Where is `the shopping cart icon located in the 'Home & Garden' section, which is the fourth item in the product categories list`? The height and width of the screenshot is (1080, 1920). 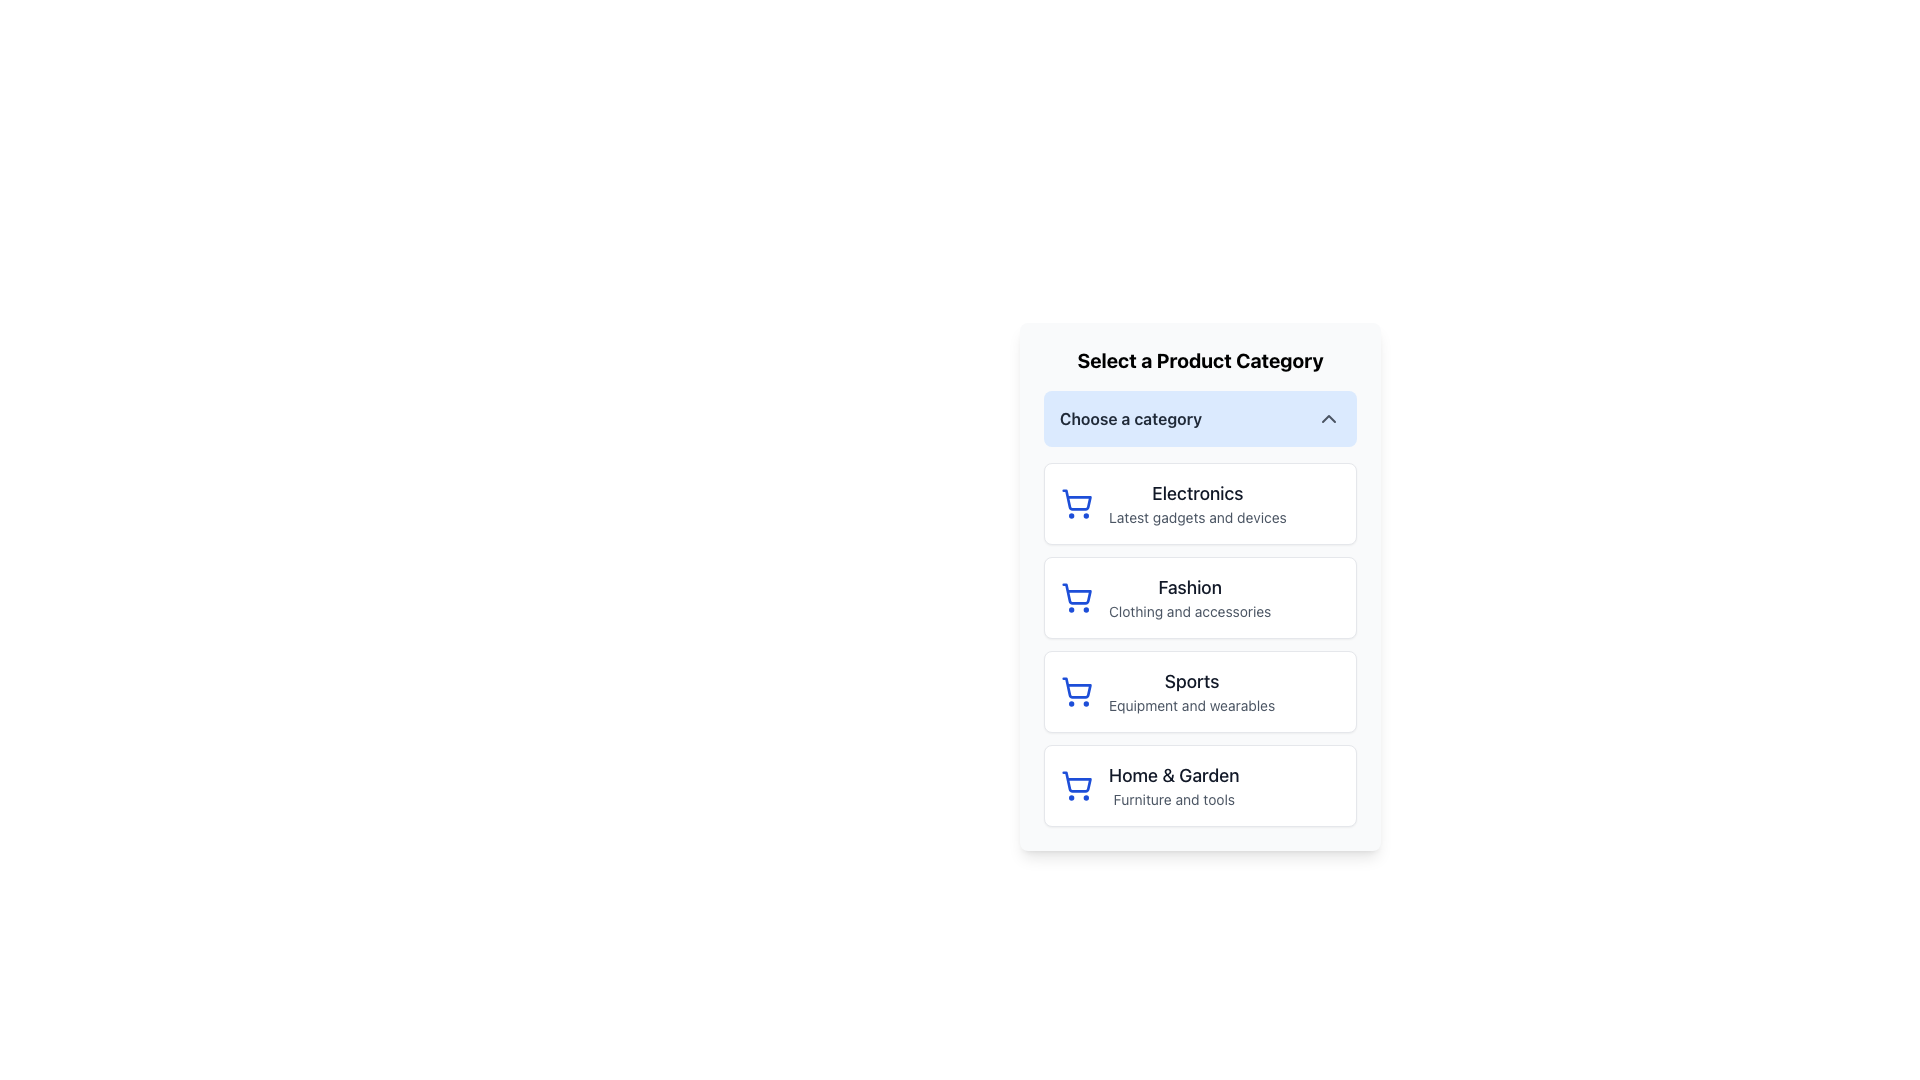 the shopping cart icon located in the 'Home & Garden' section, which is the fourth item in the product categories list is located at coordinates (1075, 785).